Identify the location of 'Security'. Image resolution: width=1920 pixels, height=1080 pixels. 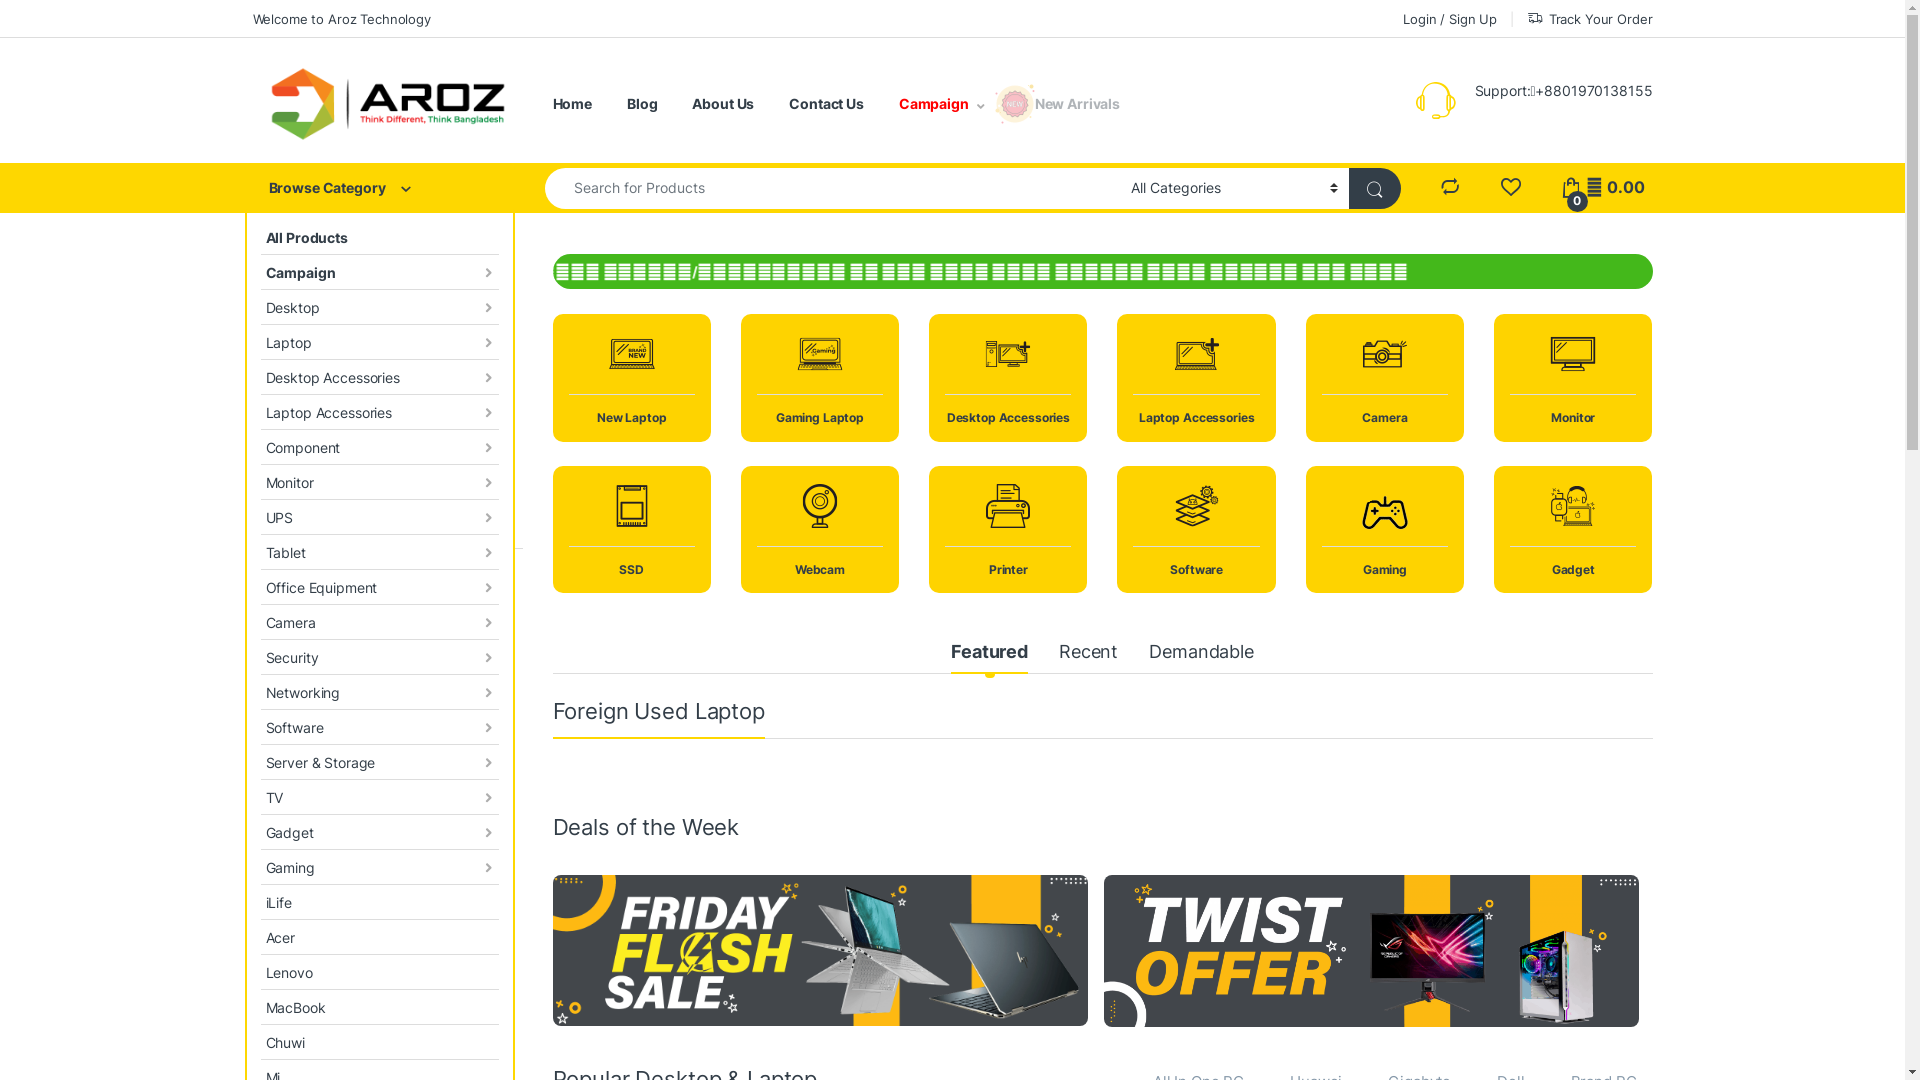
(379, 657).